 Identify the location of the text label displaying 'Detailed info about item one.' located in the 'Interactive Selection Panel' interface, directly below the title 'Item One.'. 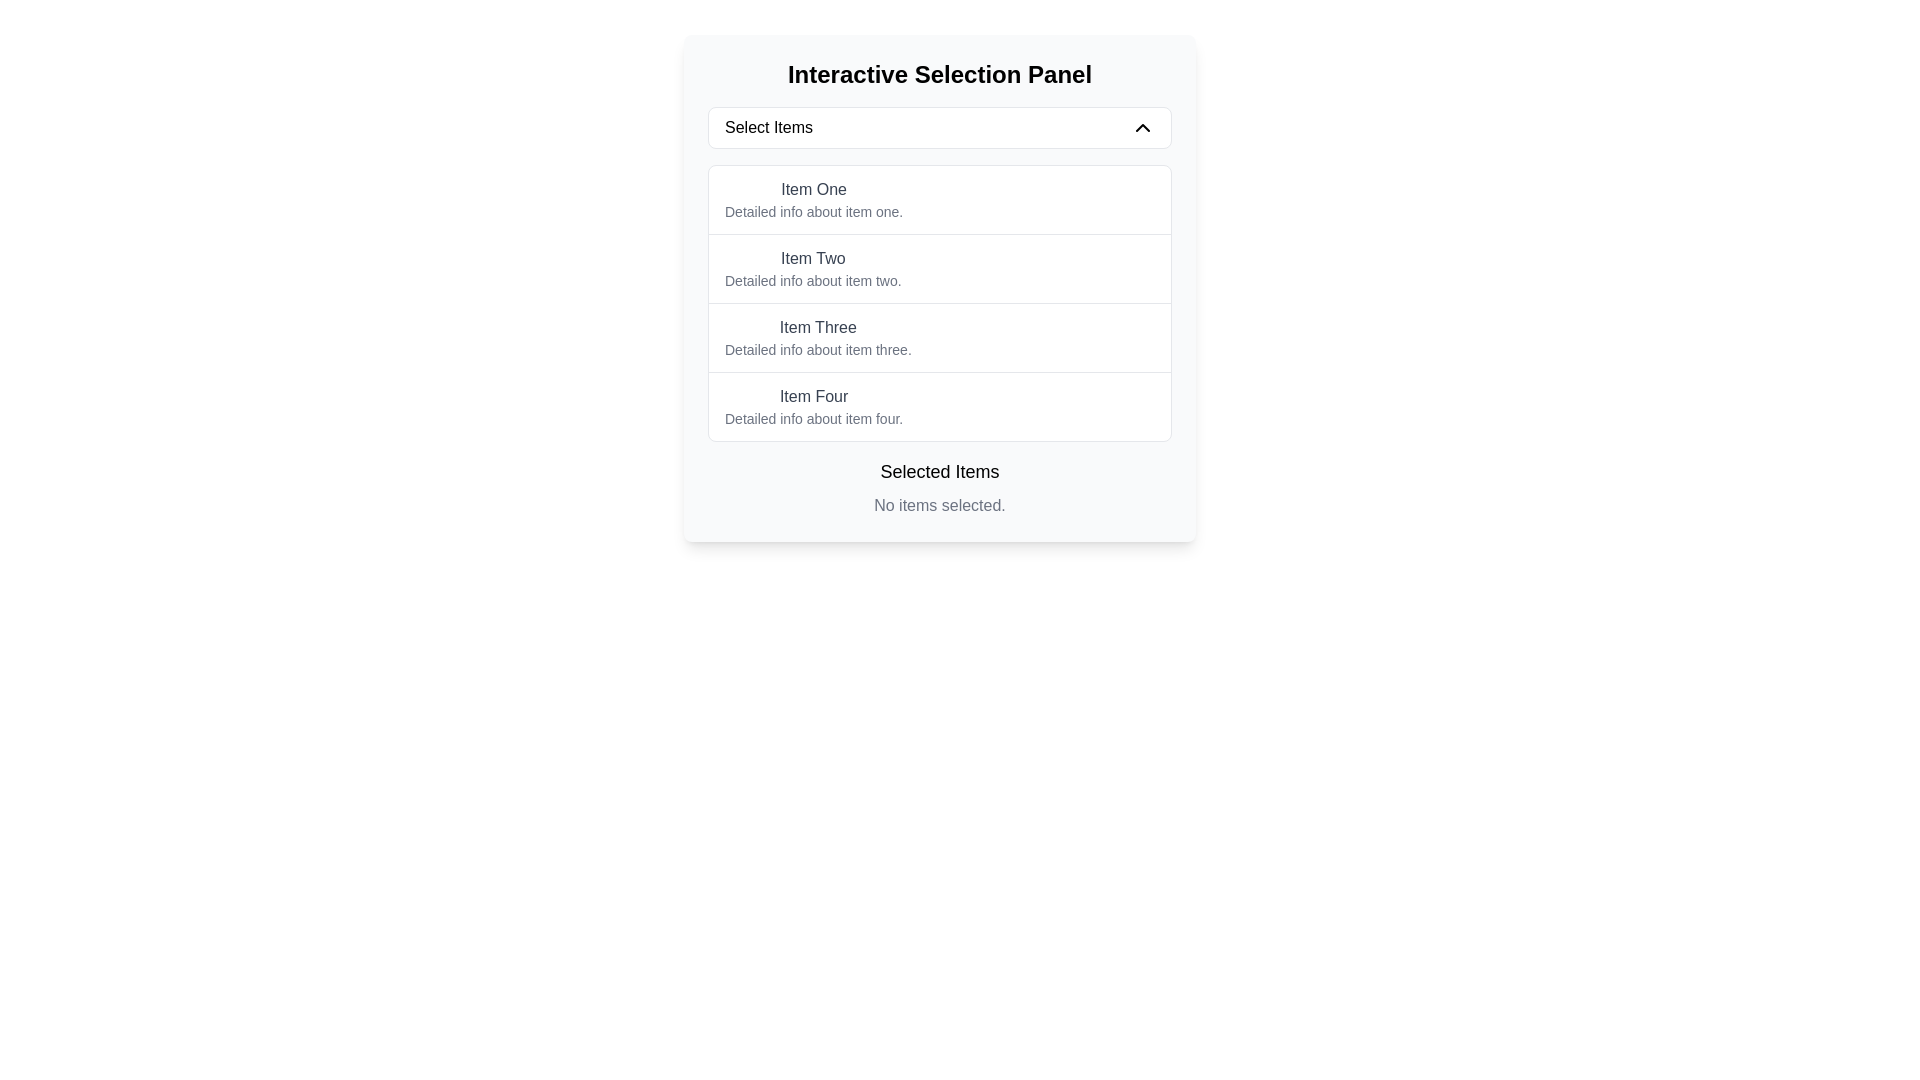
(814, 212).